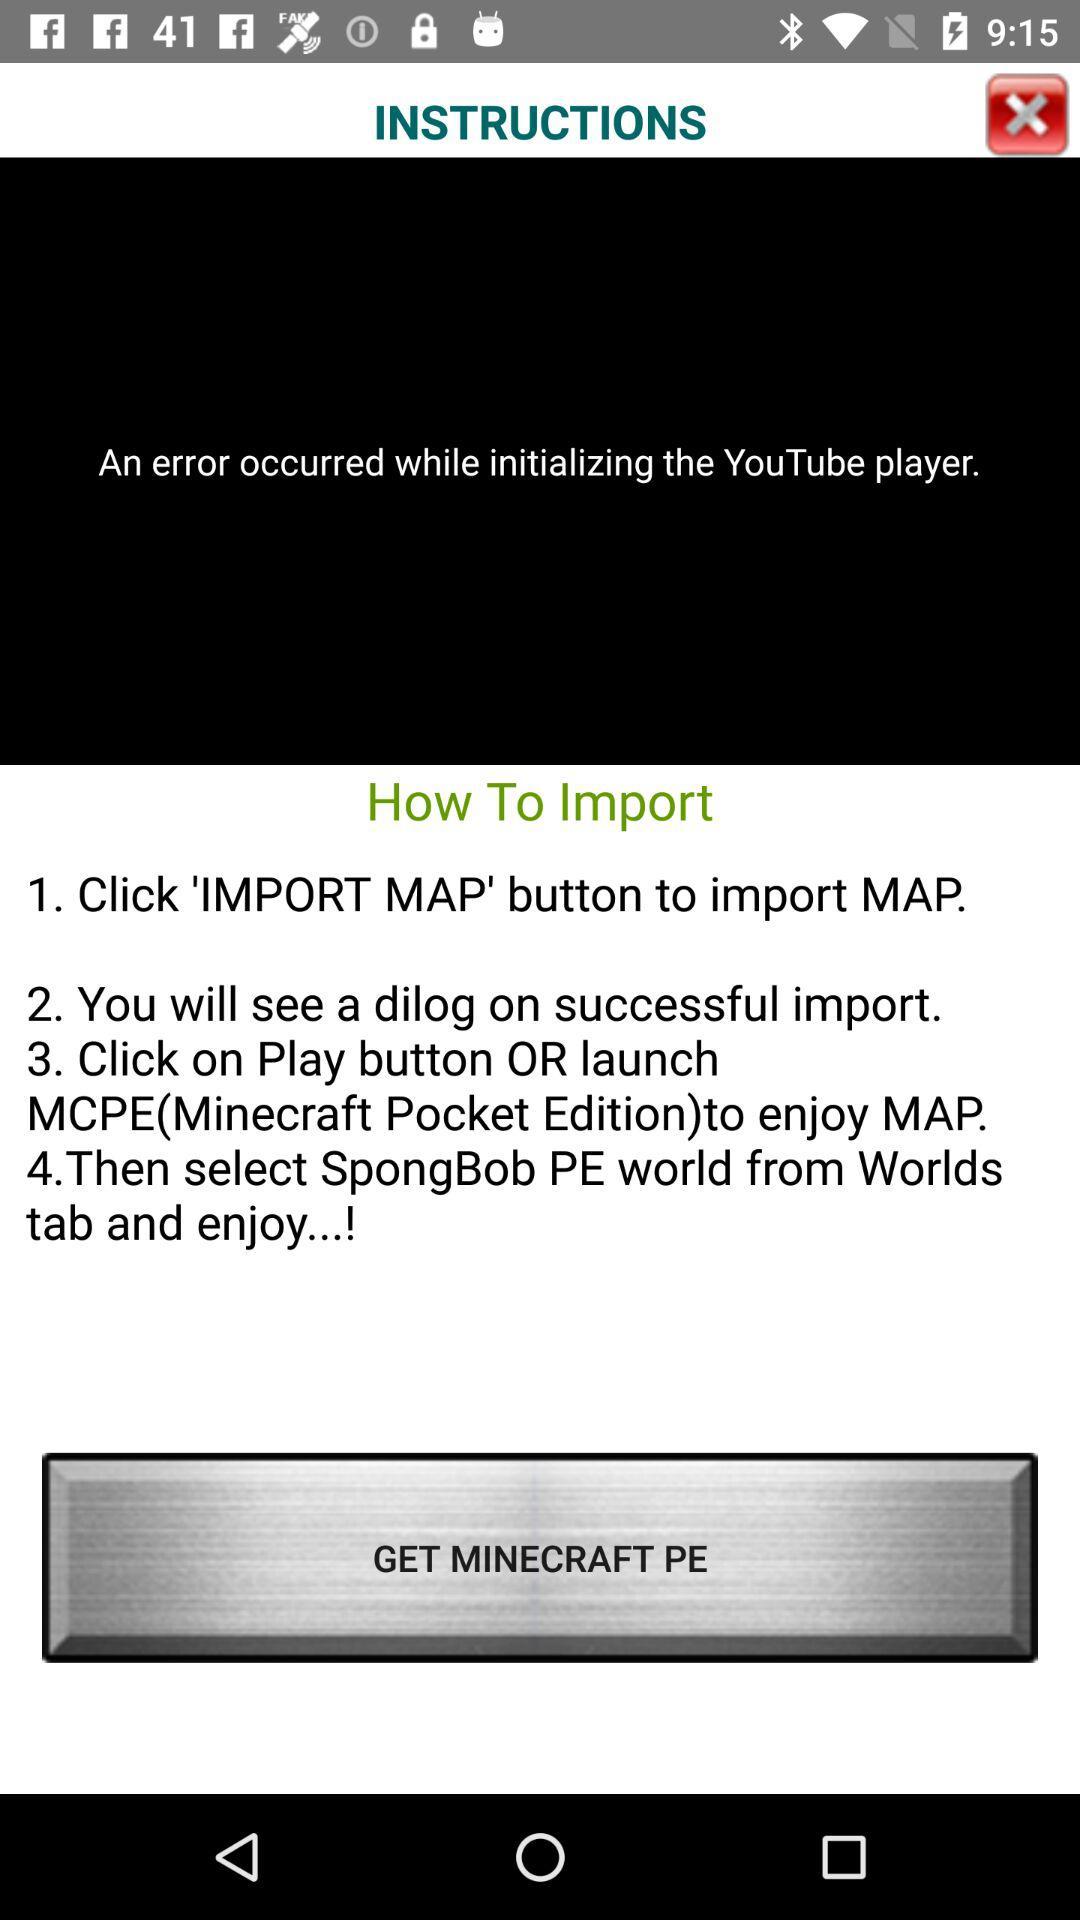 Image resolution: width=1080 pixels, height=1920 pixels. I want to click on the icon above the an error occurred app, so click(1027, 114).